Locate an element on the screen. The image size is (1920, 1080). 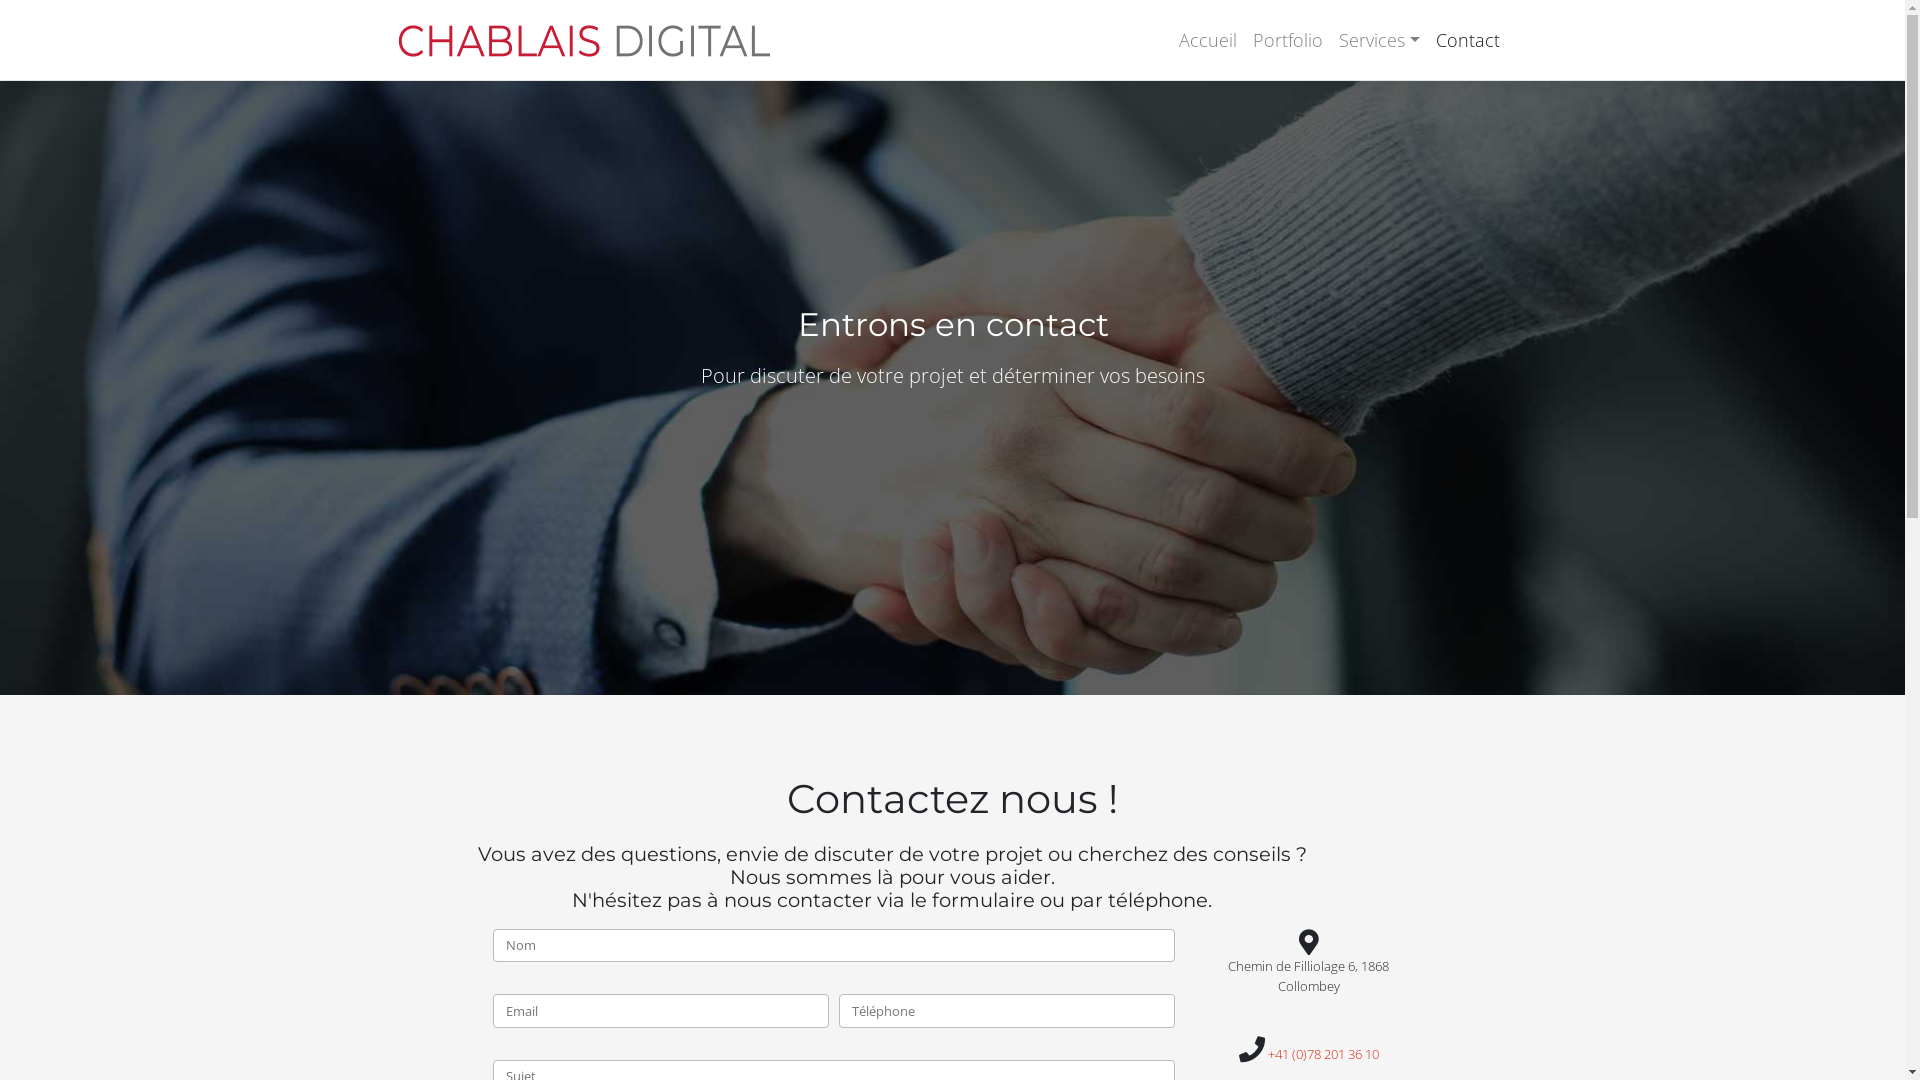
'Services' is located at coordinates (1378, 39).